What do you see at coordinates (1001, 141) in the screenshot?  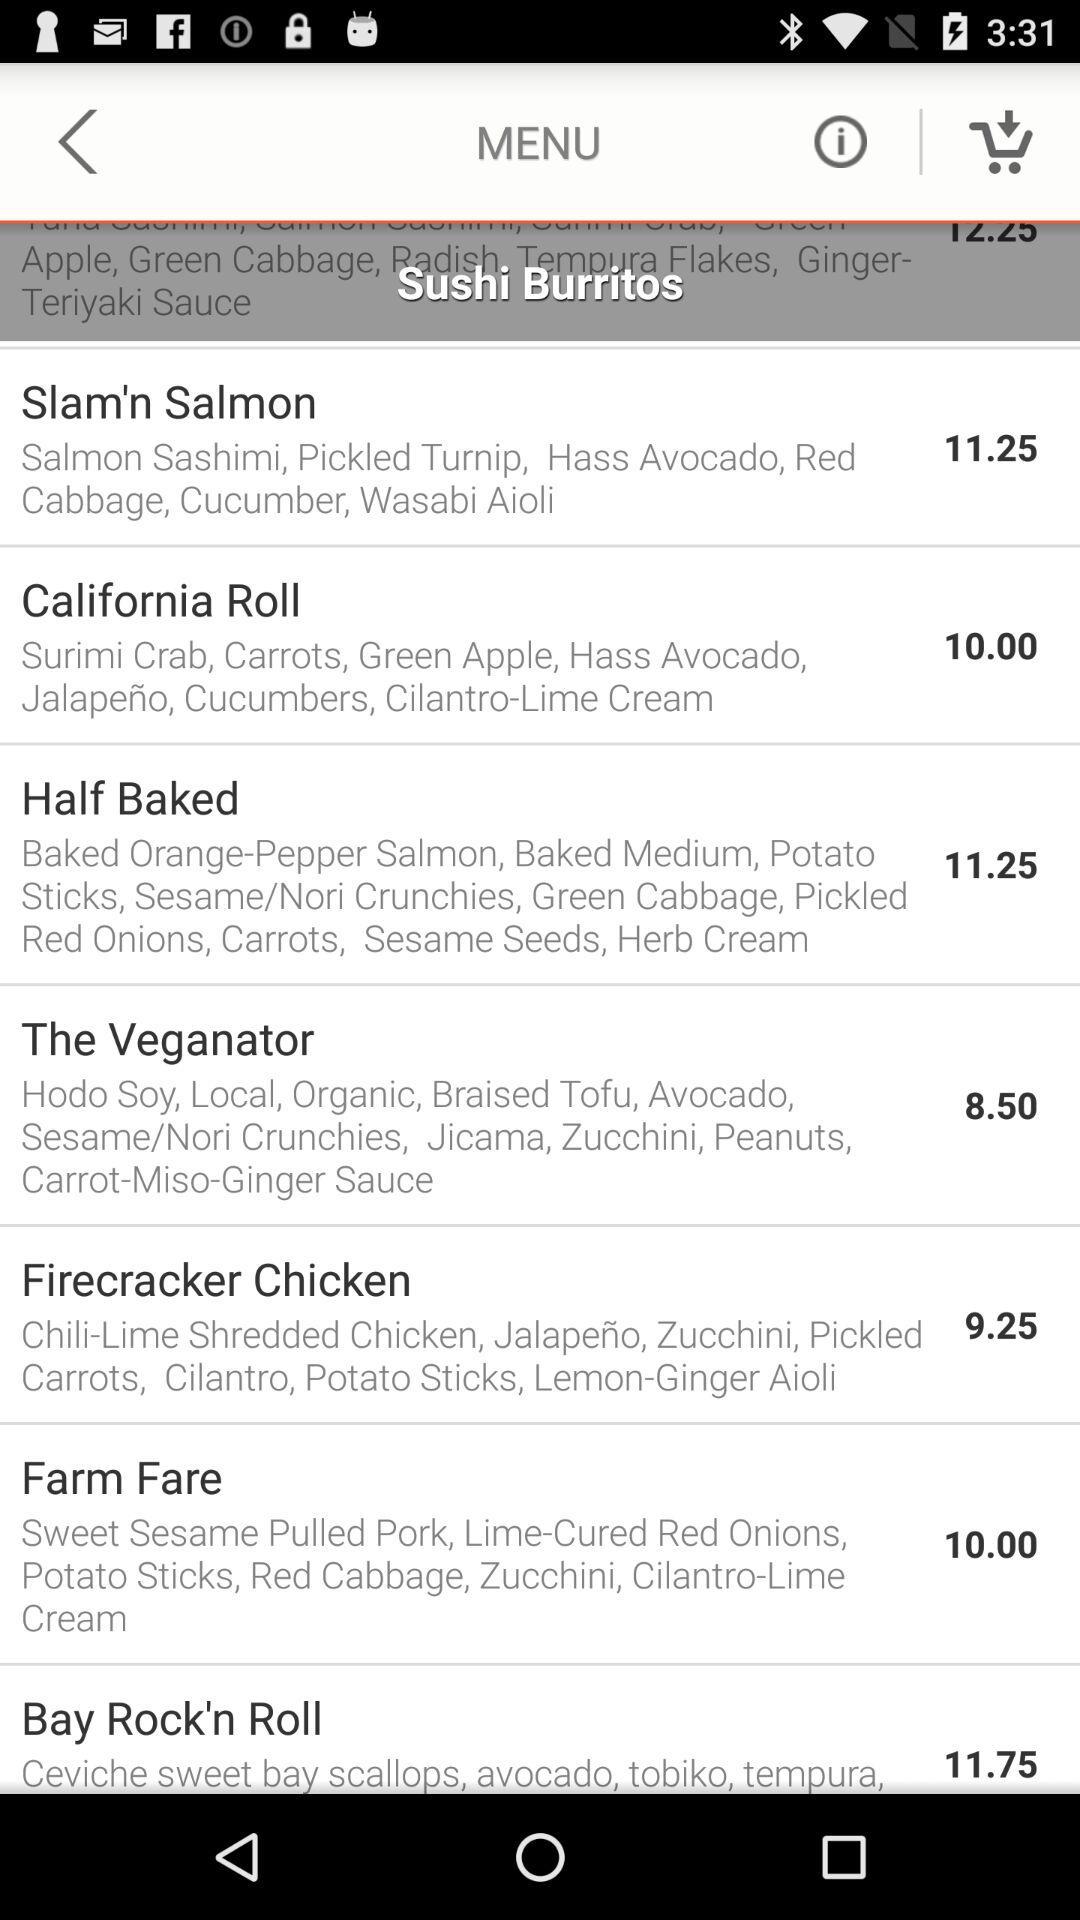 I see `the cart button on the top right corner of the web page` at bounding box center [1001, 141].